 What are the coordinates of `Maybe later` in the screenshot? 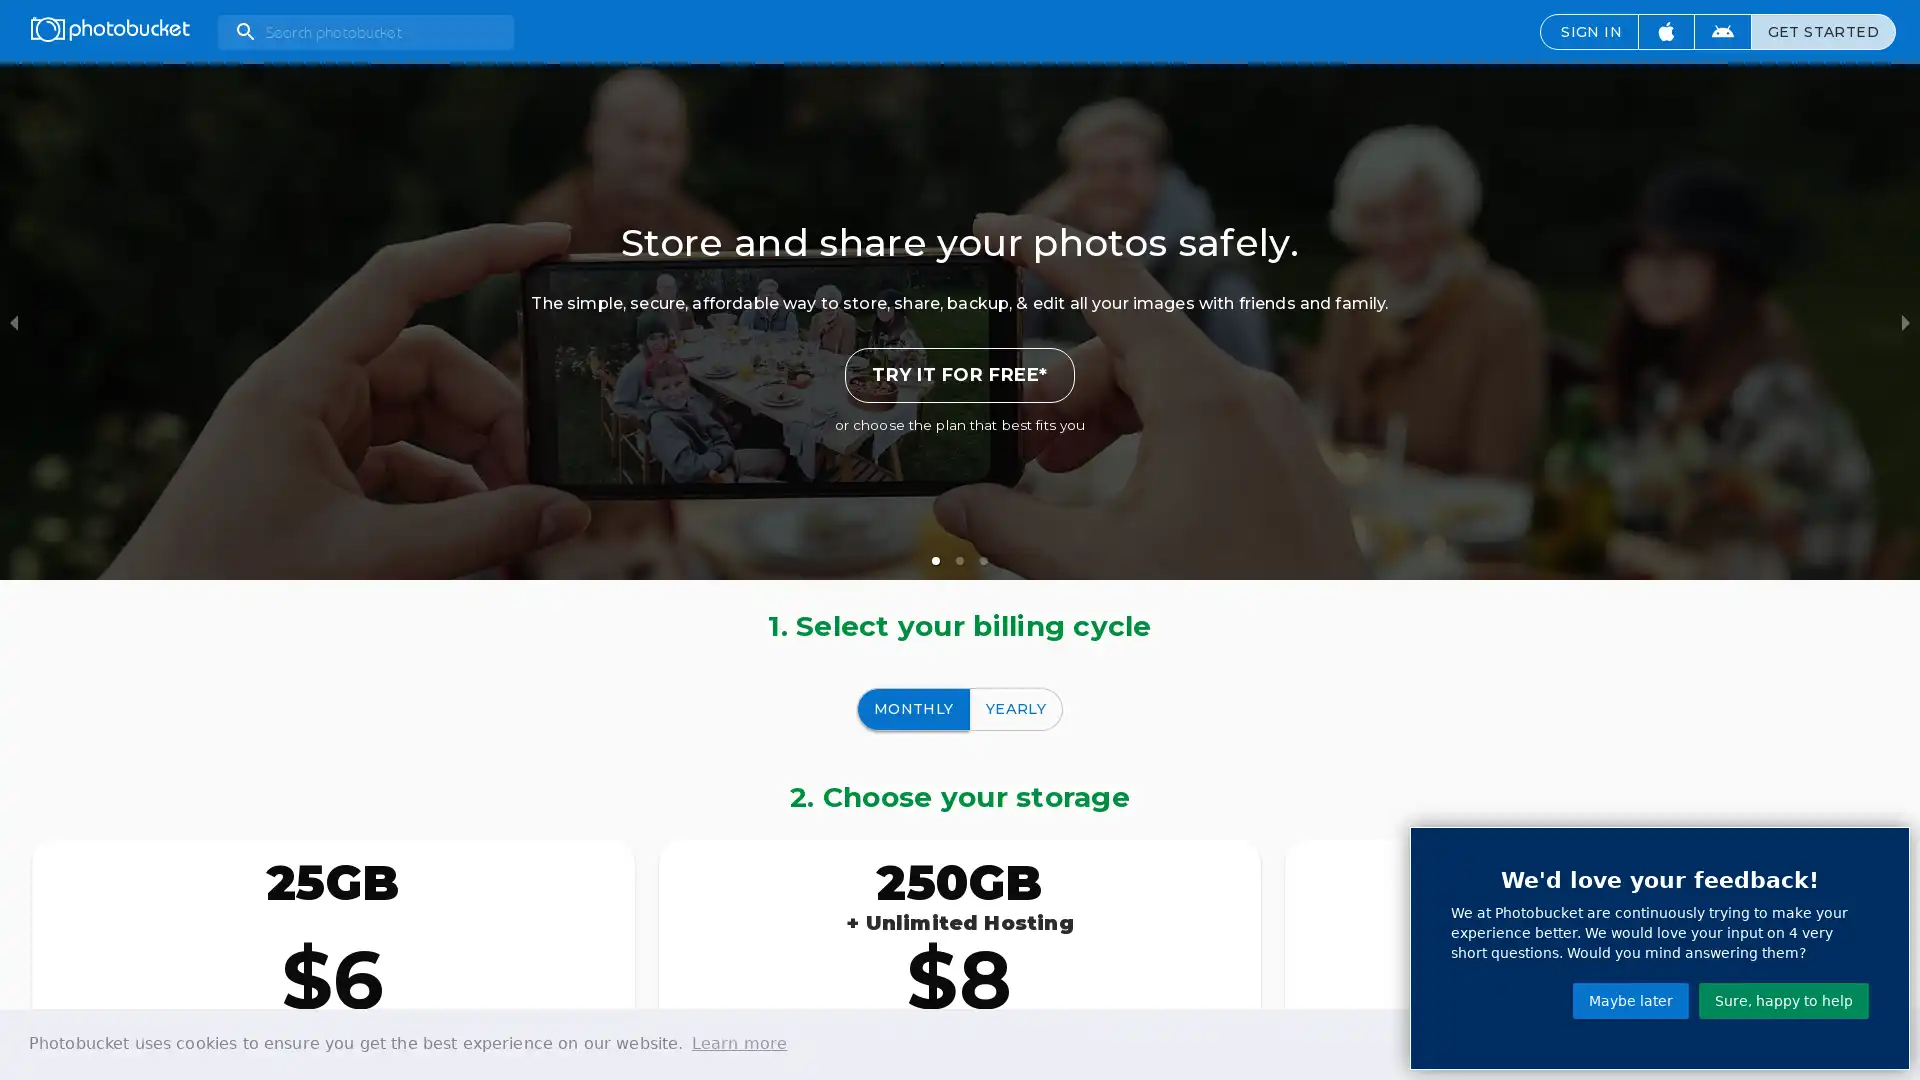 It's located at (1631, 1001).